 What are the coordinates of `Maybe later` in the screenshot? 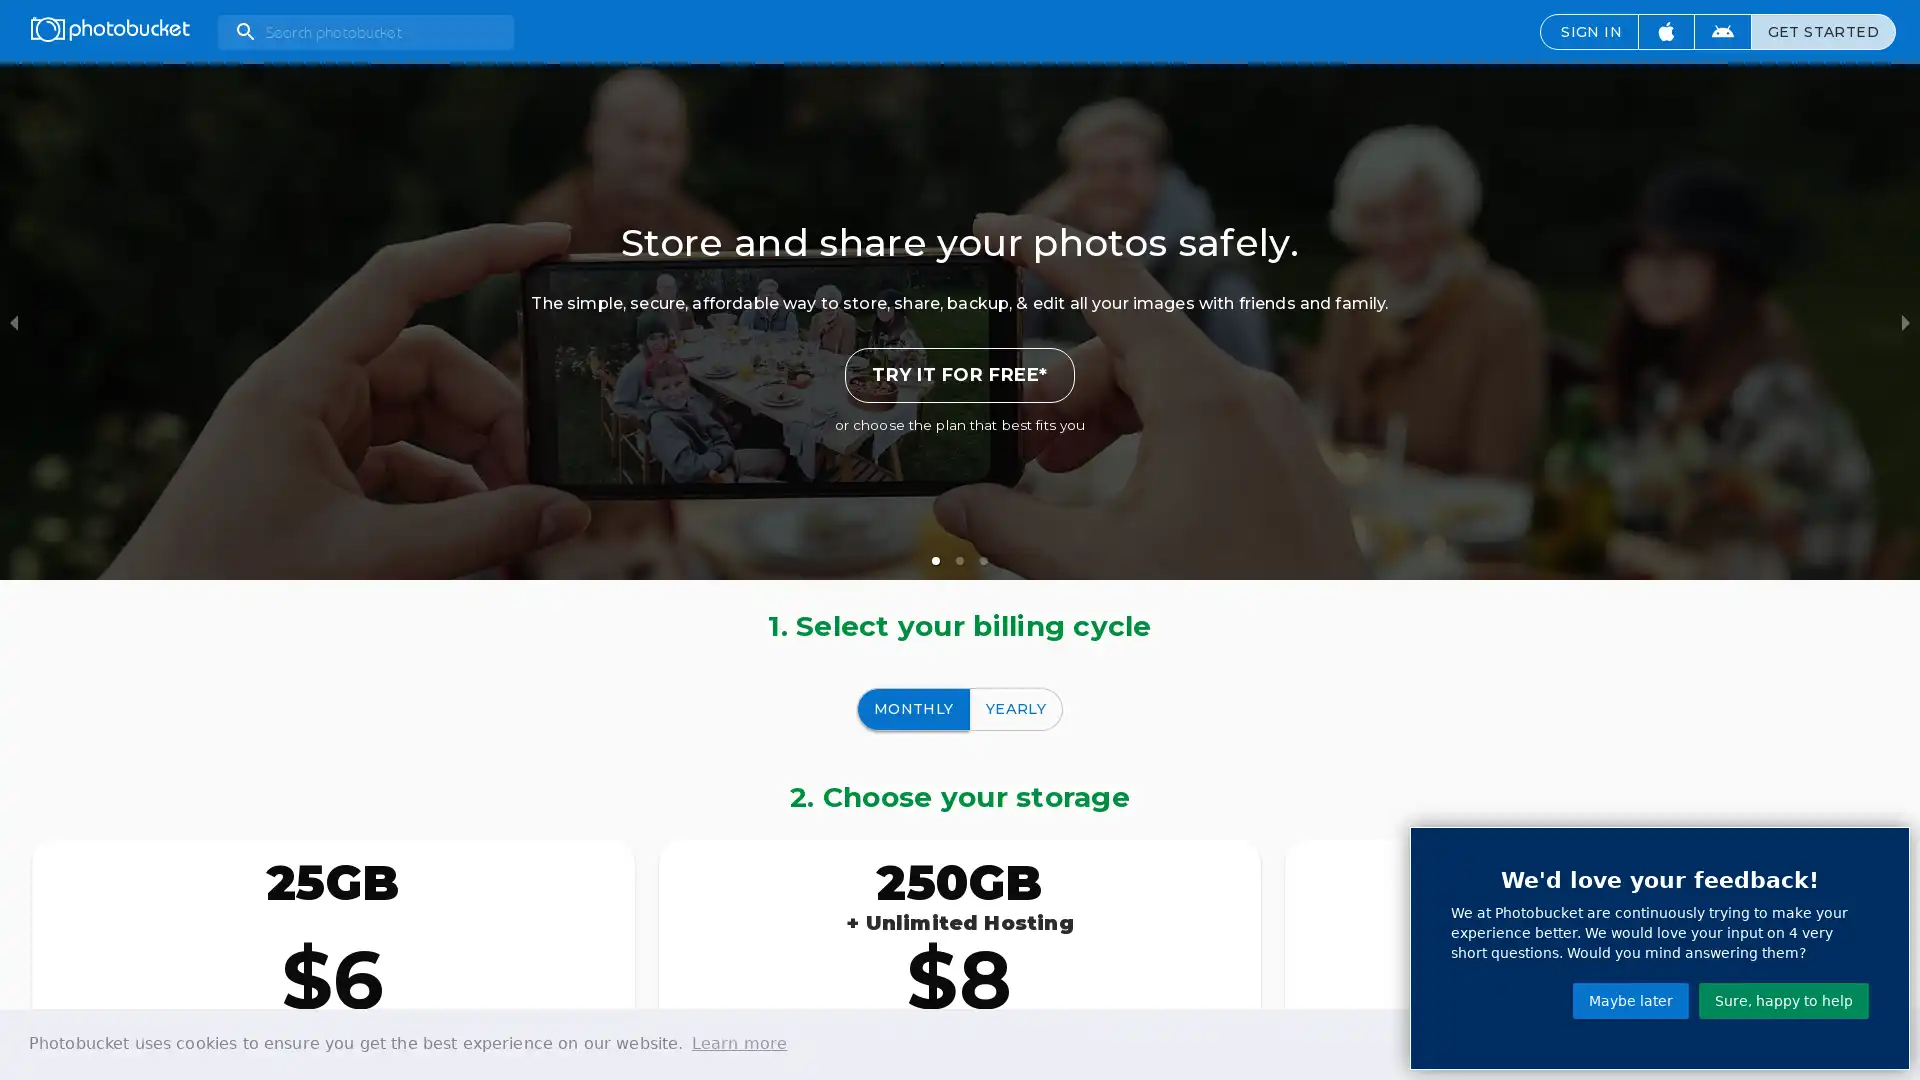 It's located at (1631, 1001).